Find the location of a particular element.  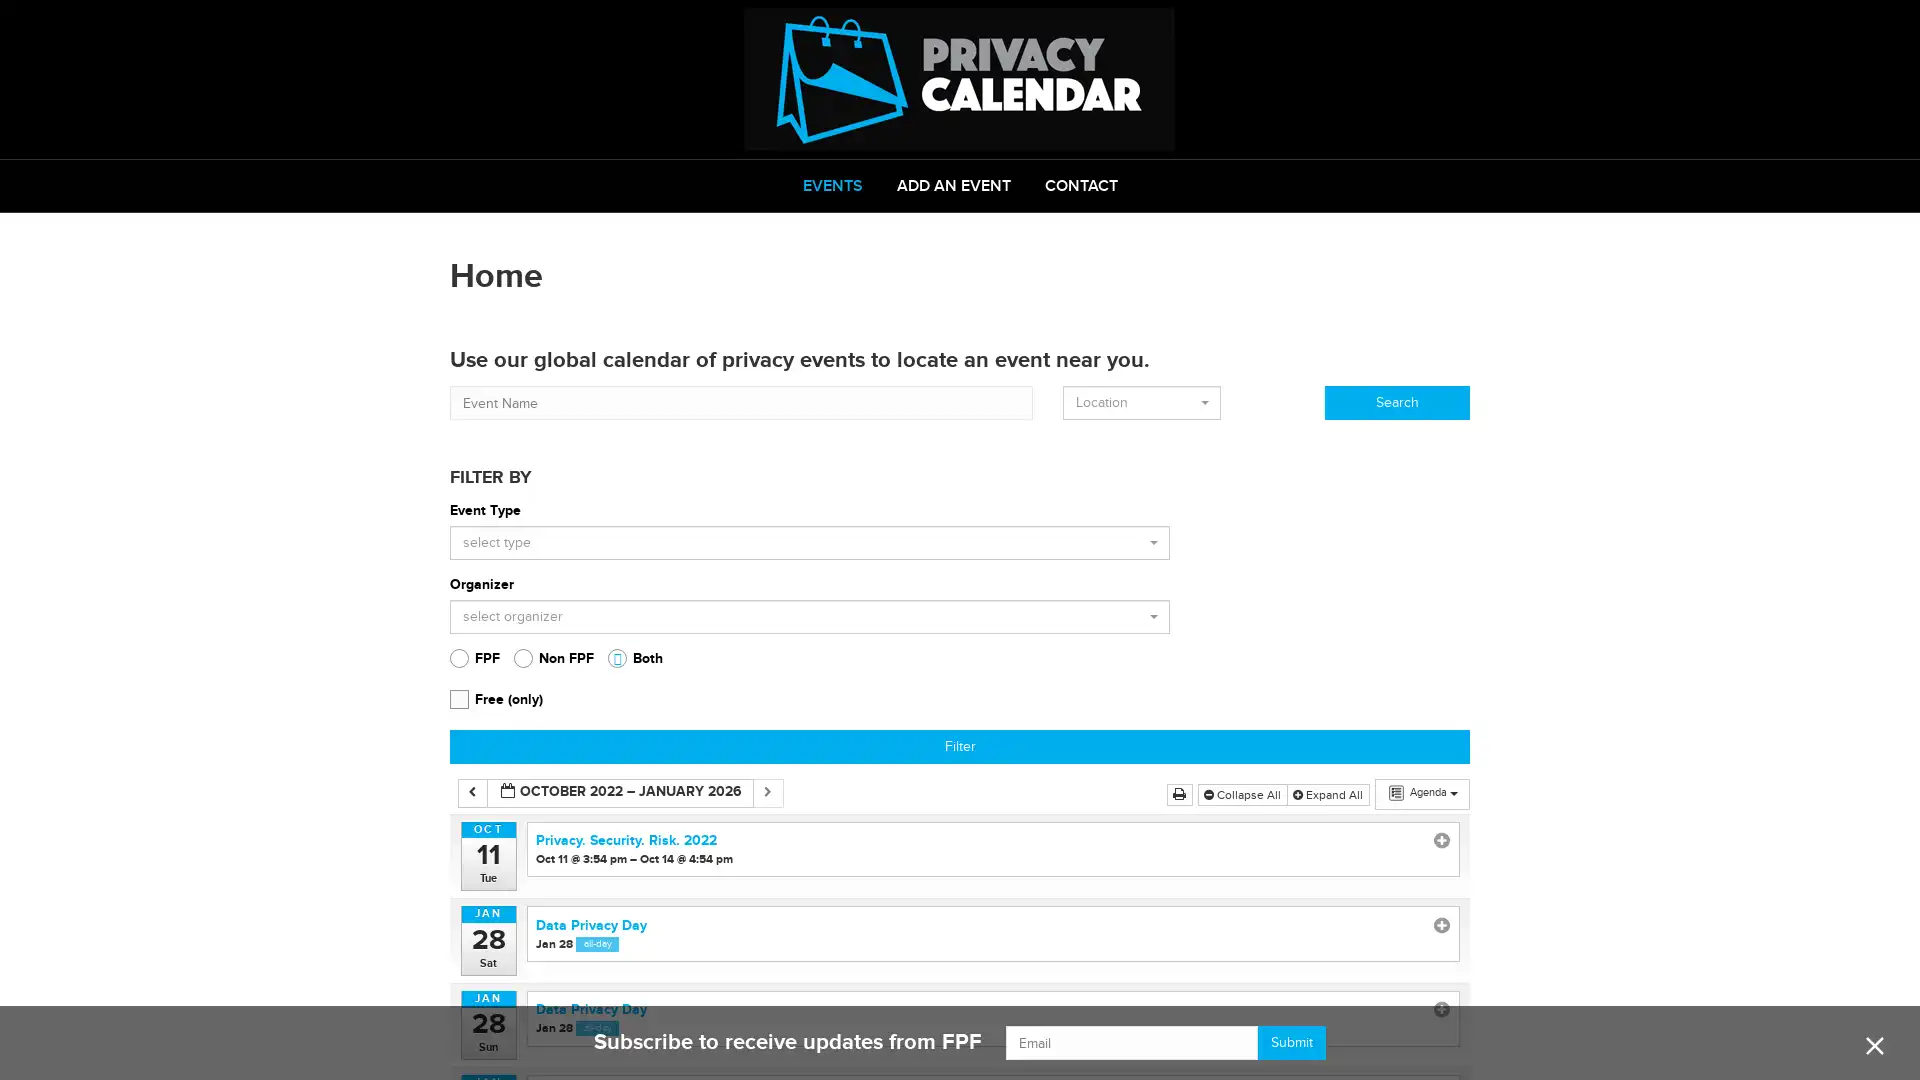

Search is located at coordinates (1396, 402).